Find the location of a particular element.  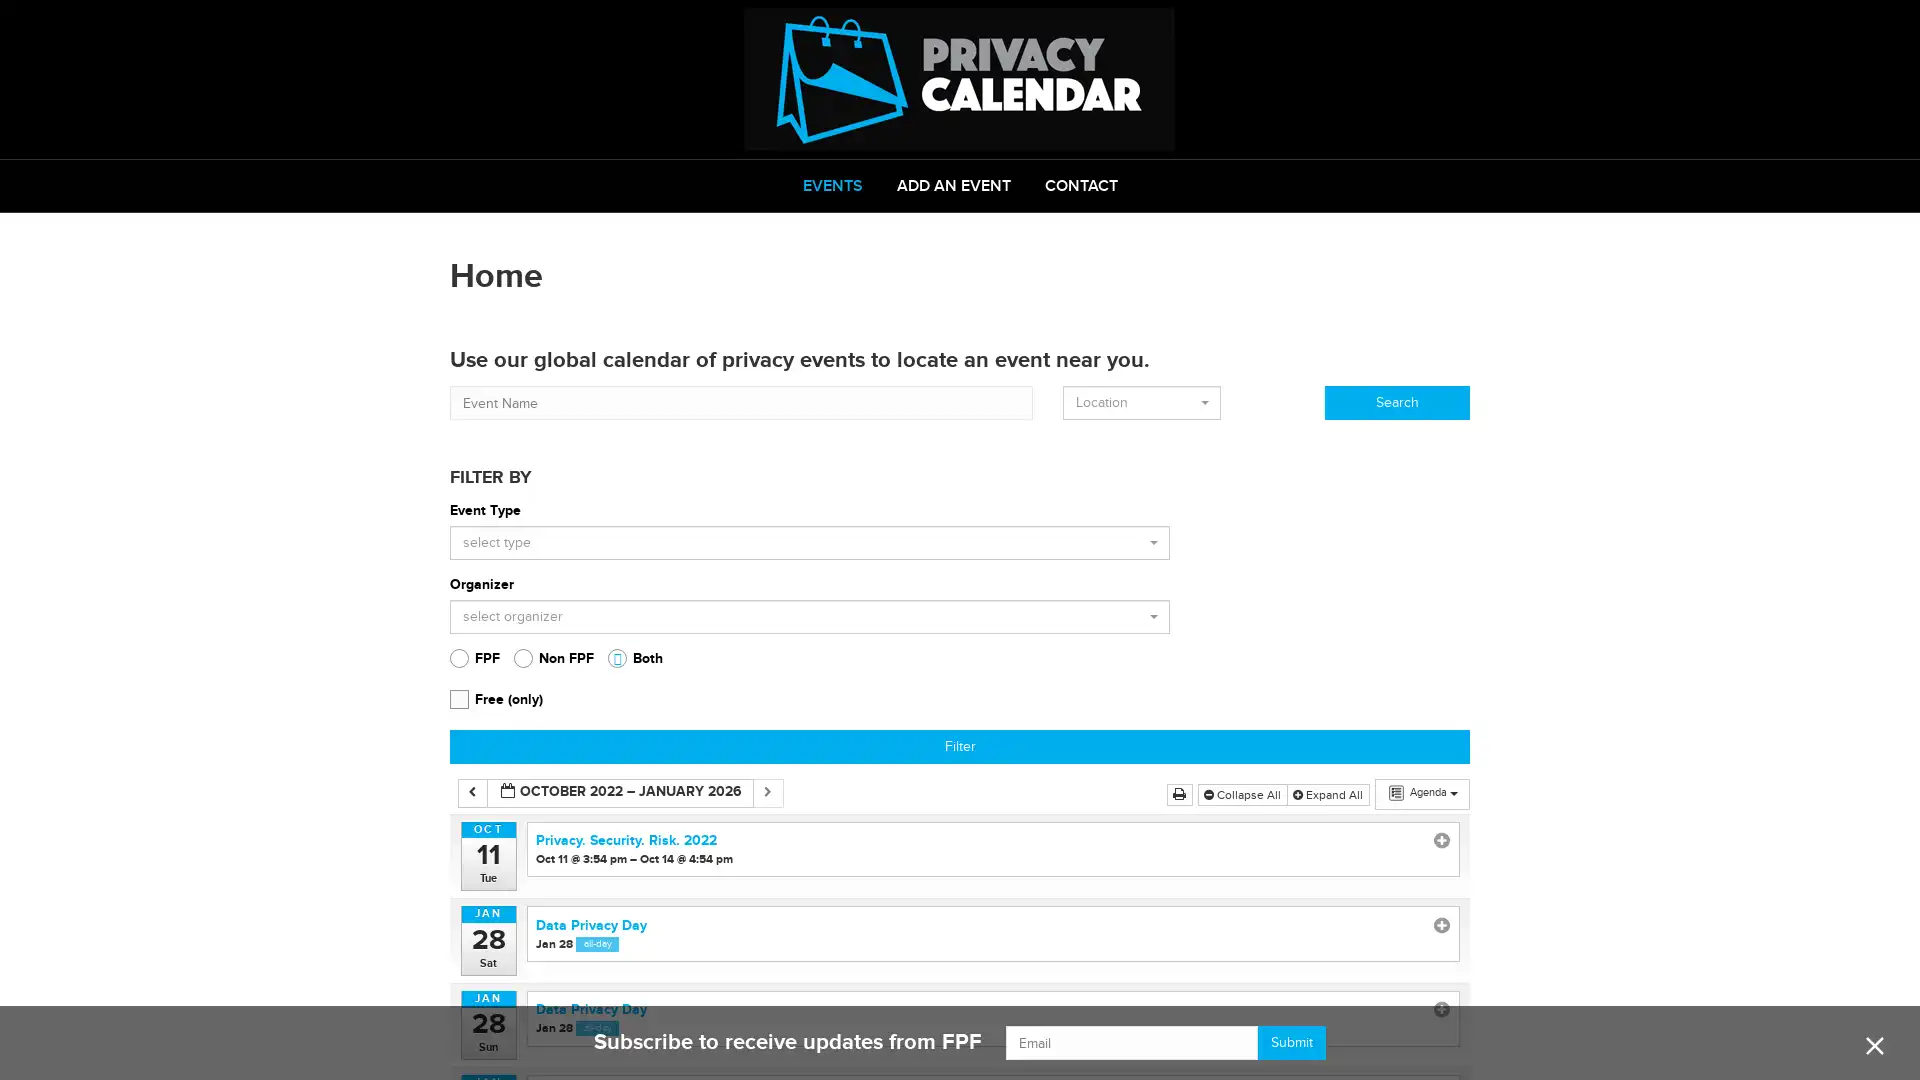

Search is located at coordinates (1396, 402).